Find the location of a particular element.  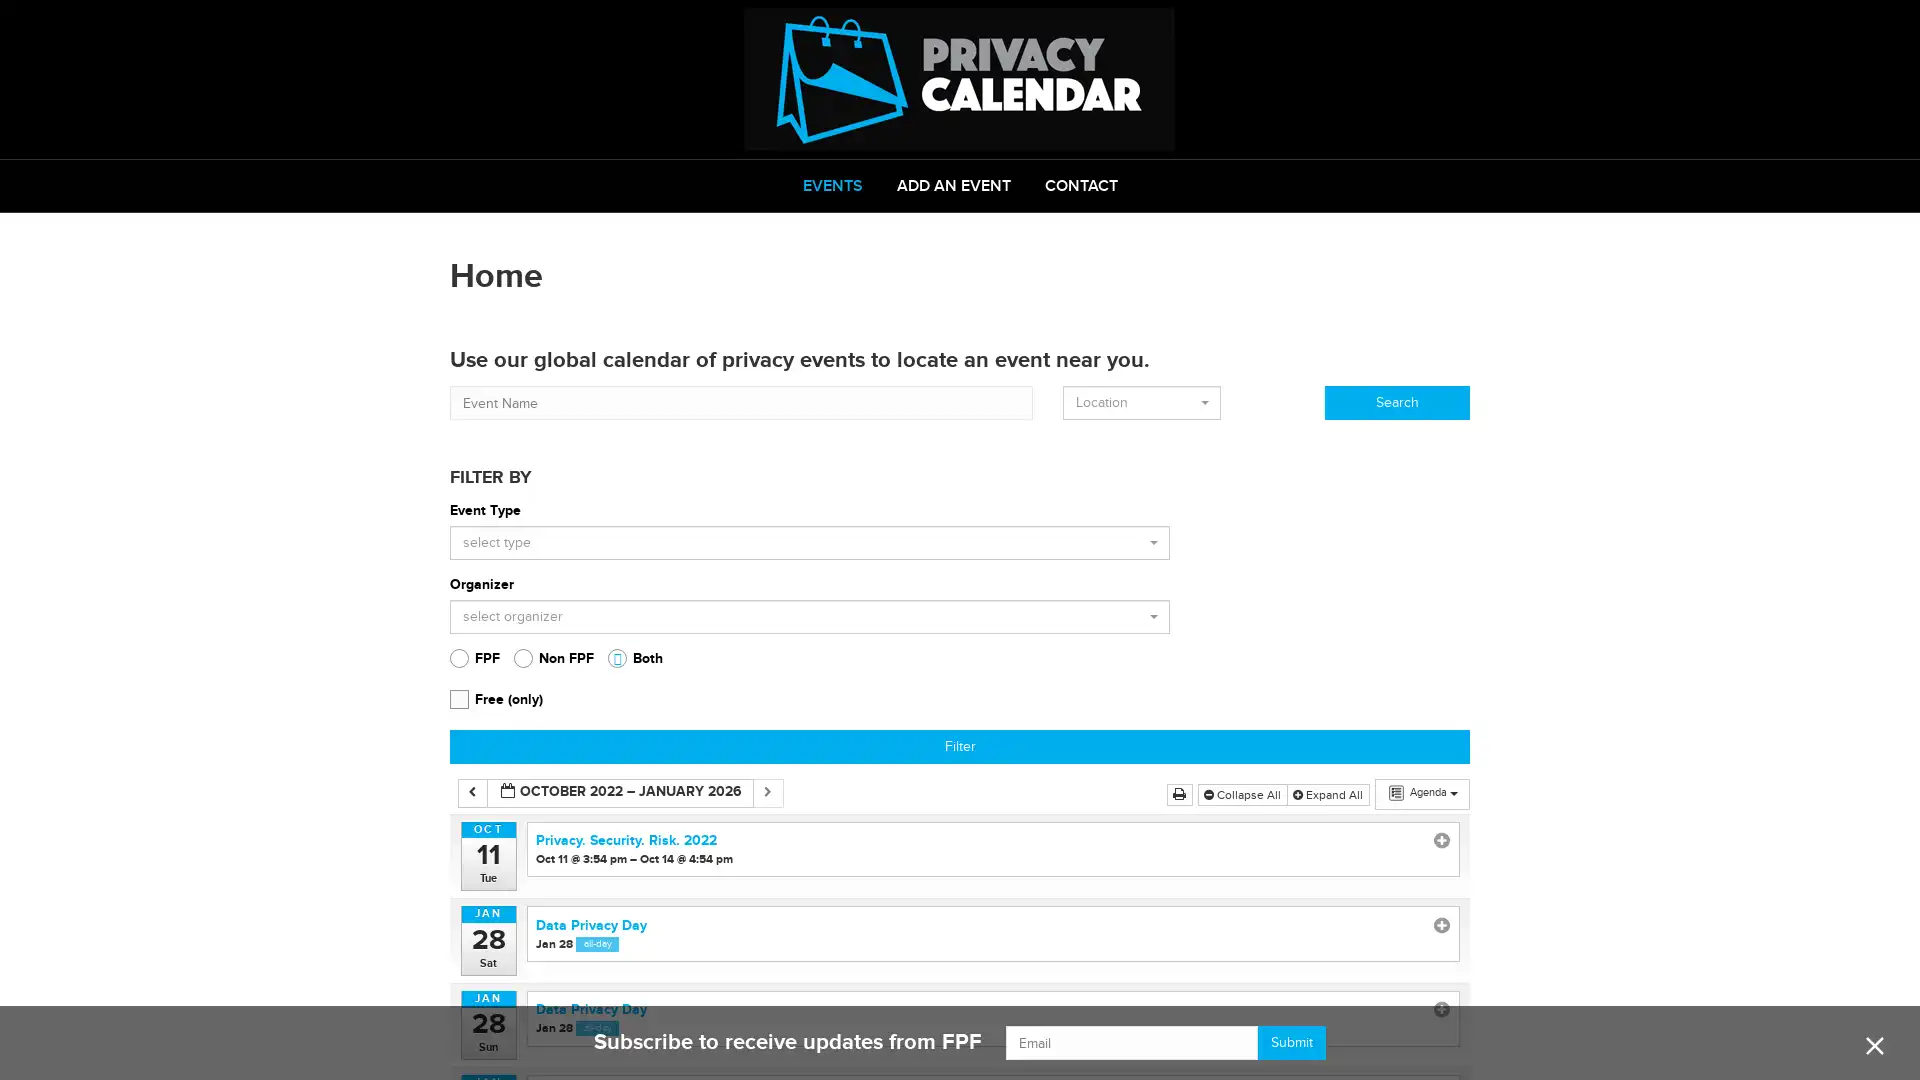

Search is located at coordinates (1396, 402).